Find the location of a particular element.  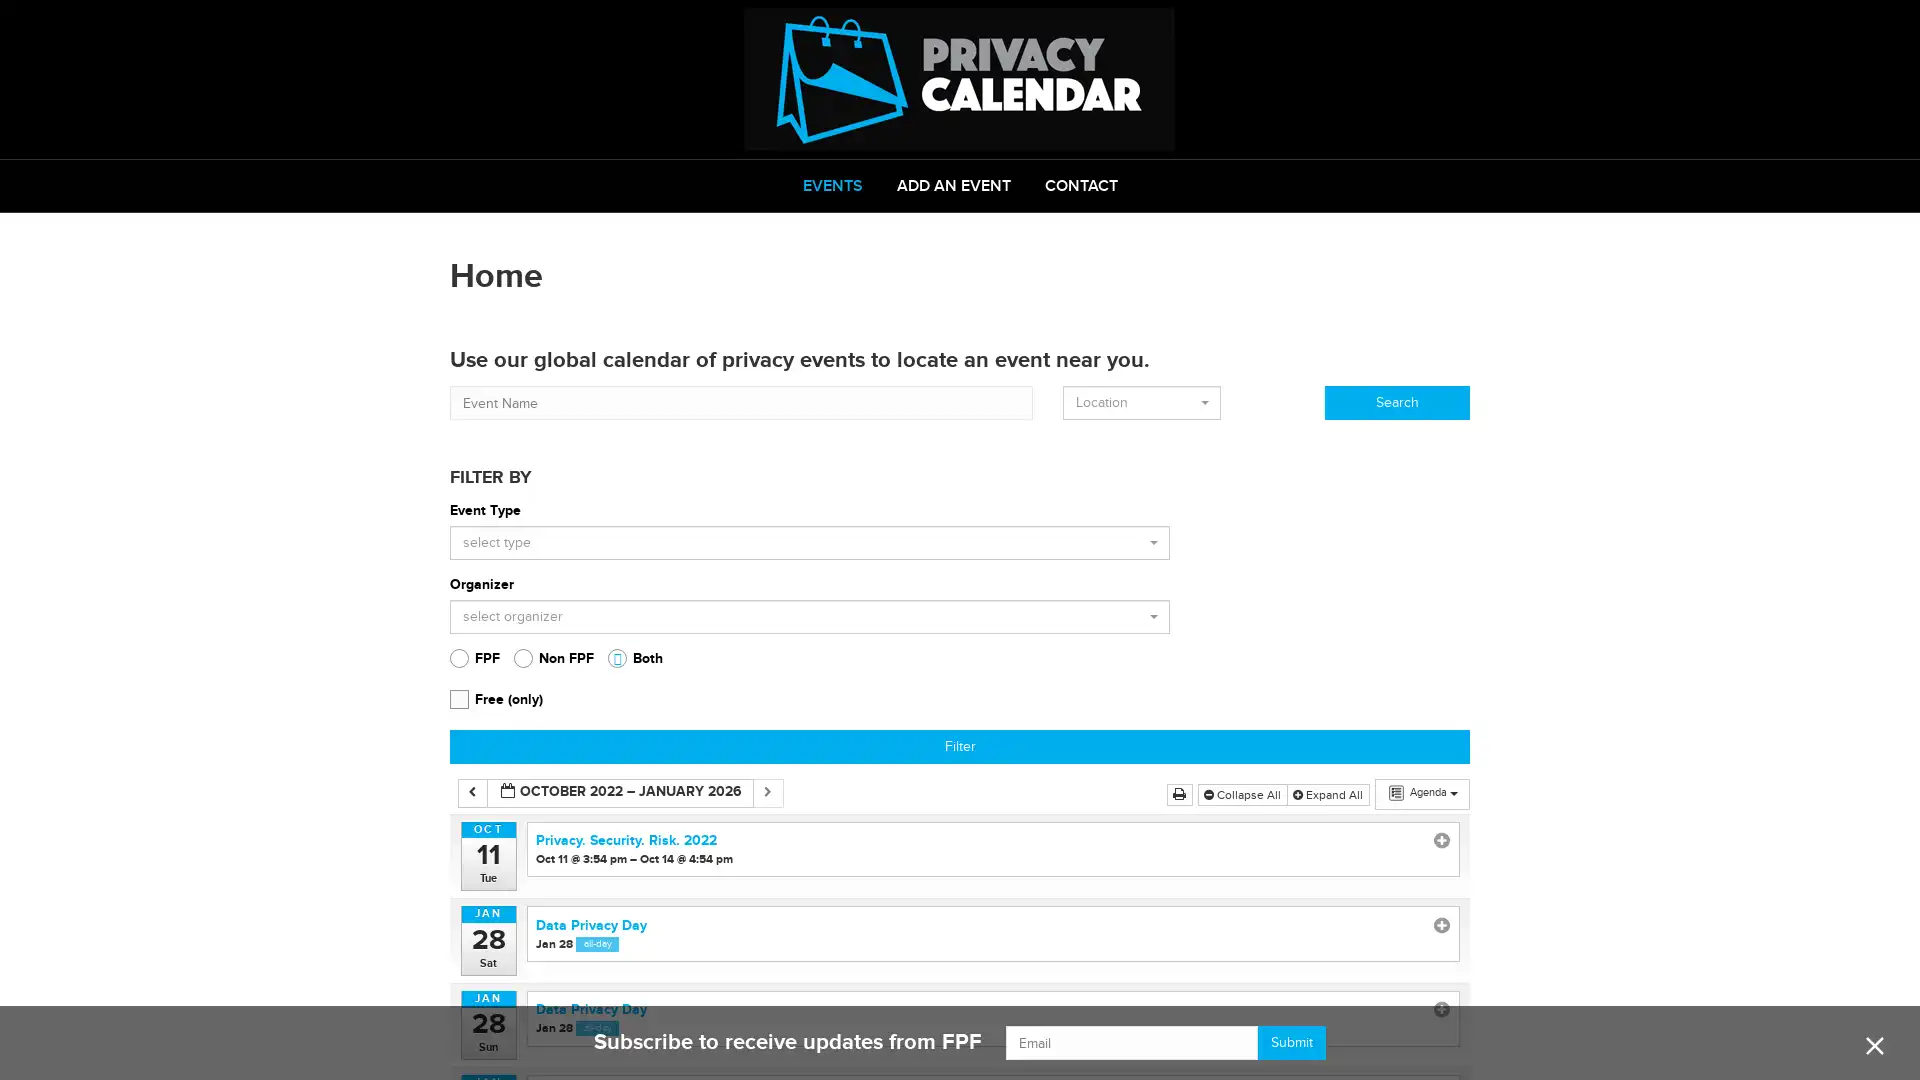

Search is located at coordinates (1396, 402).